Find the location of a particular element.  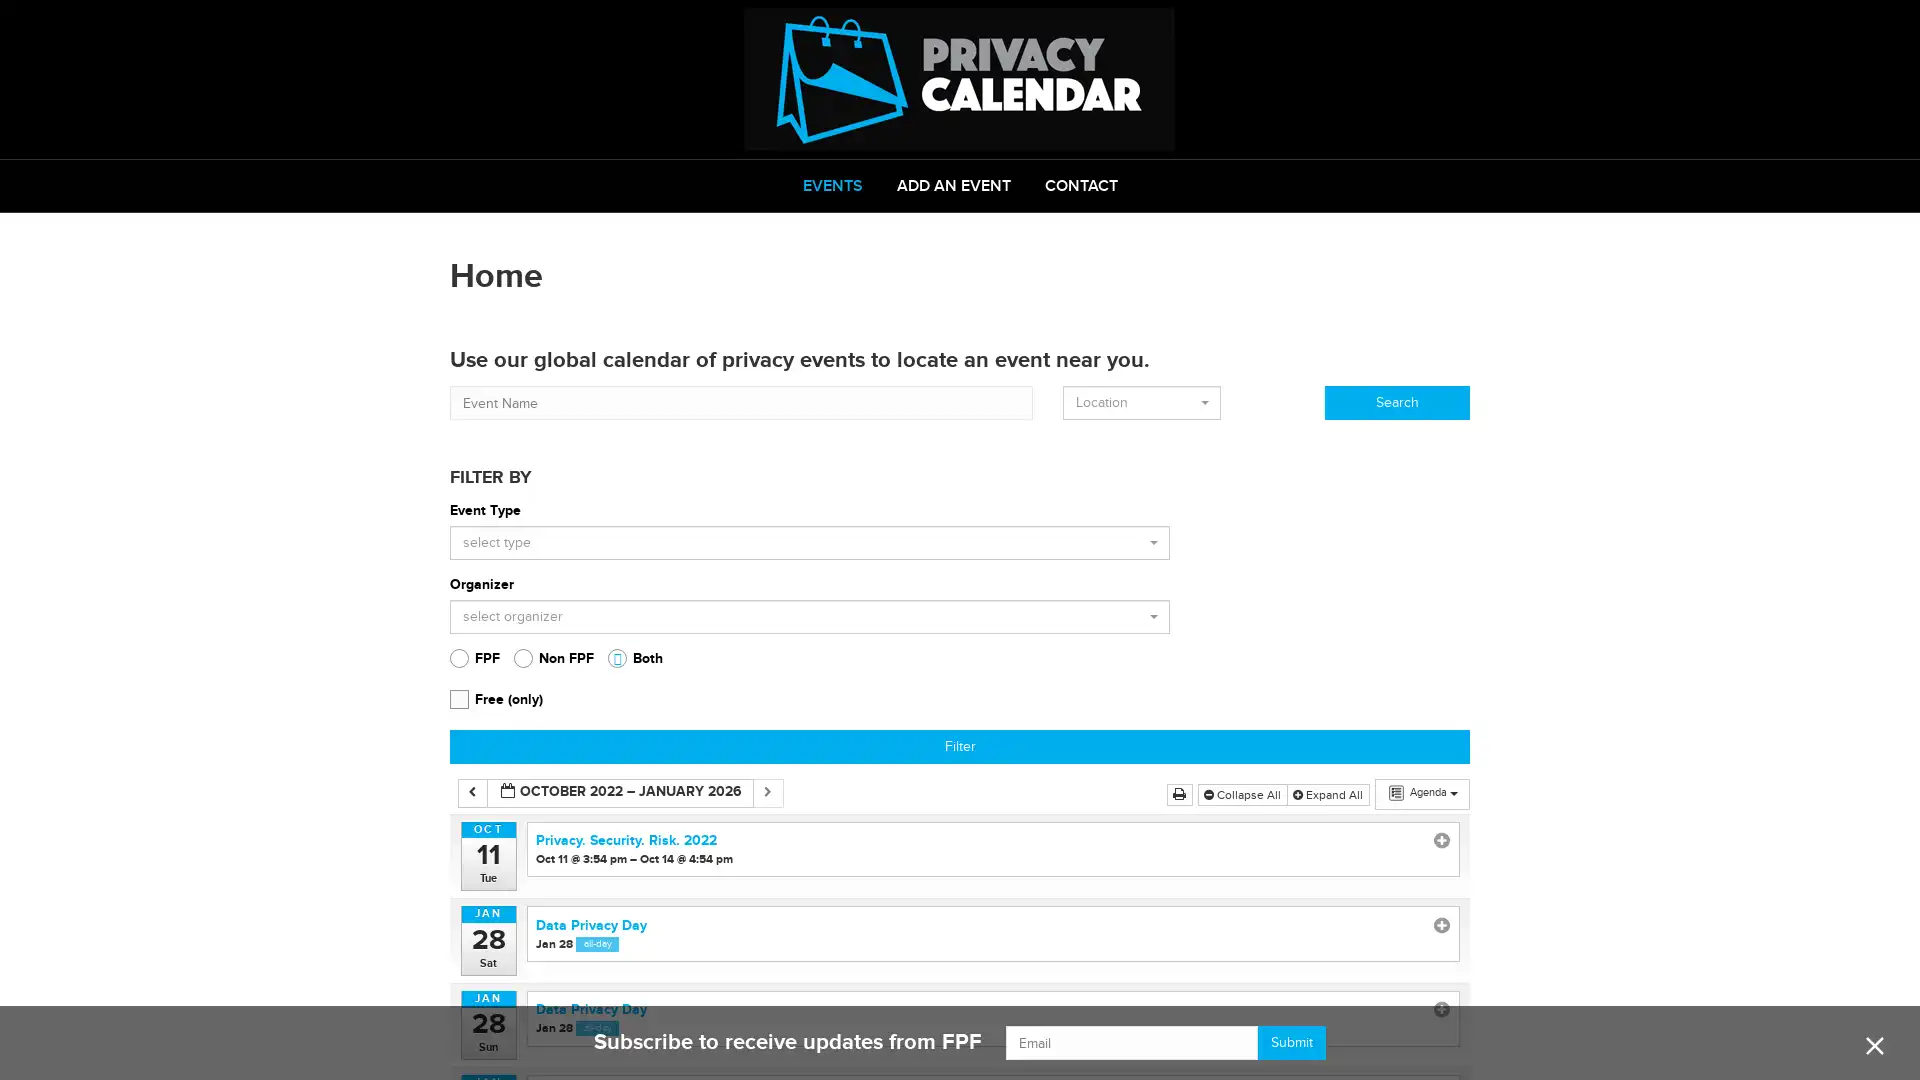

Search is located at coordinates (1396, 402).